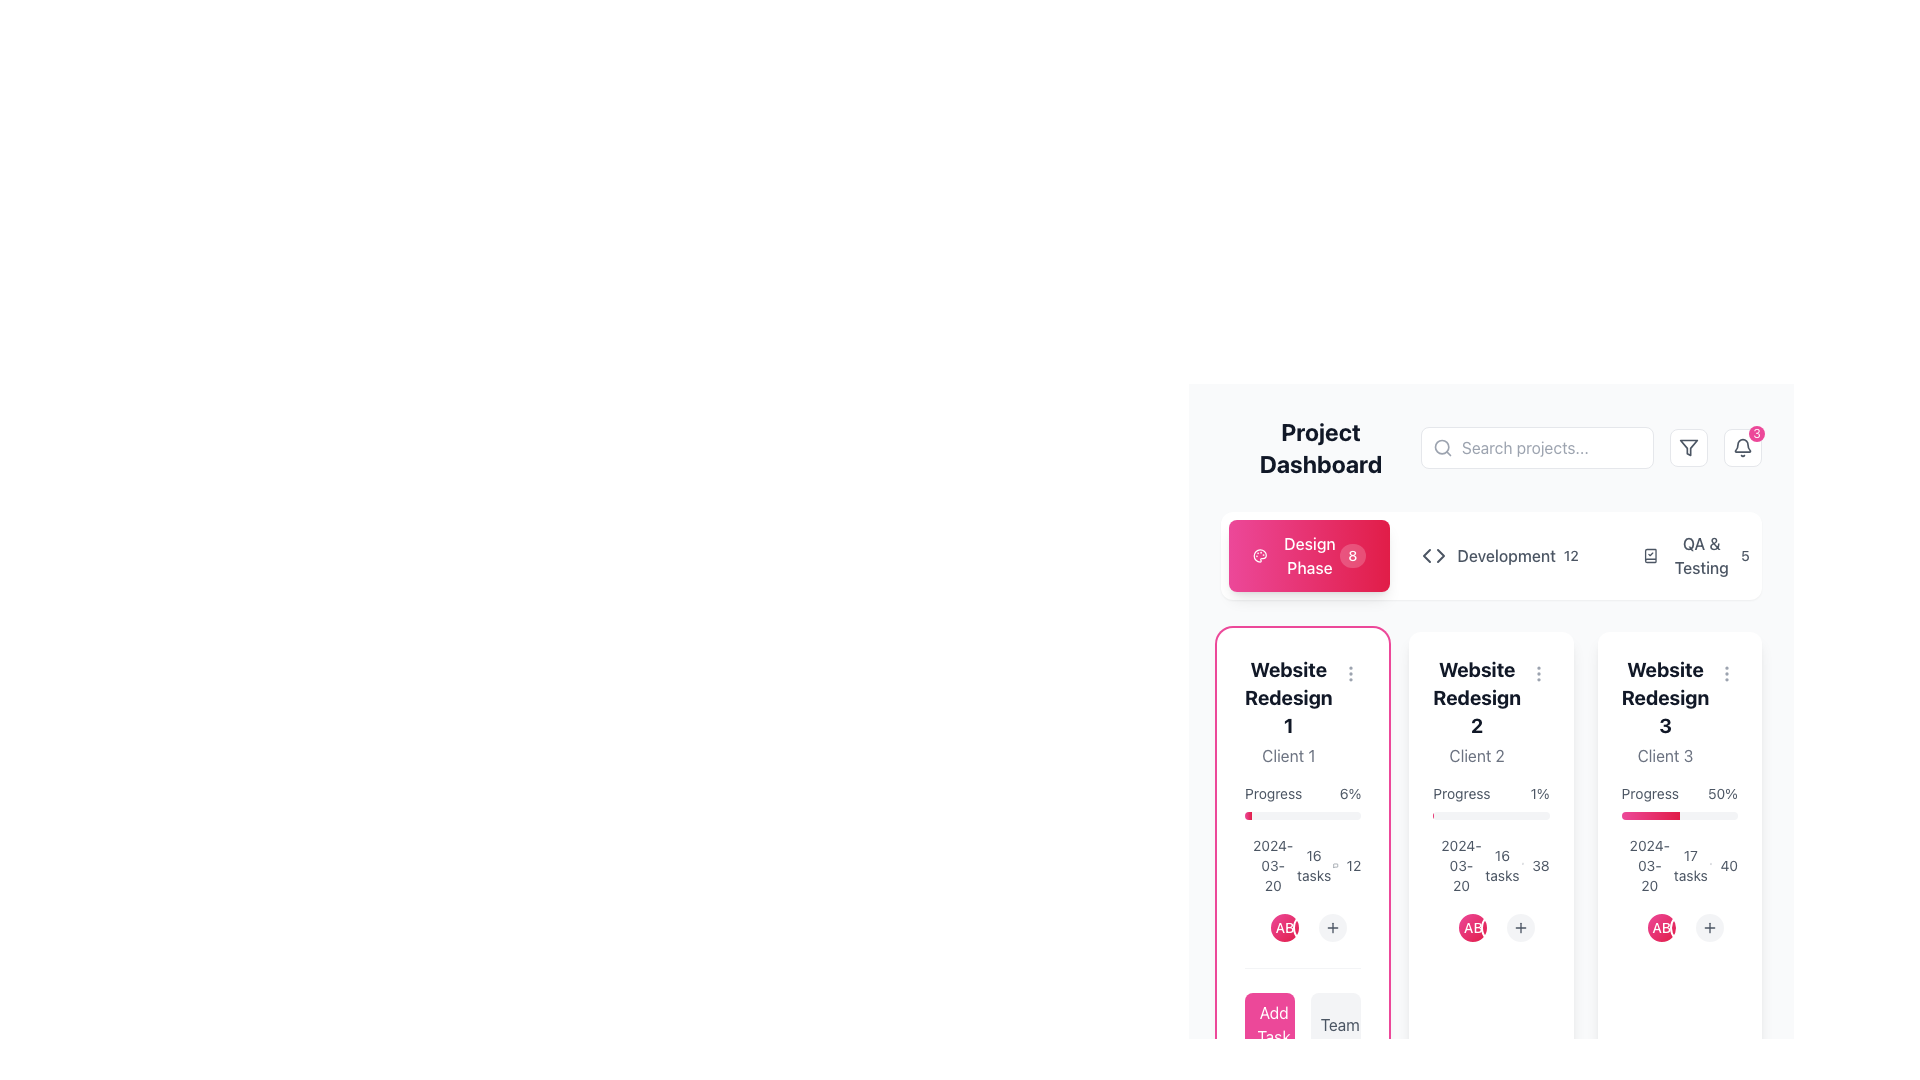 The height and width of the screenshot is (1080, 1920). I want to click on the text display titled 'Website Redesign 2' in the 'Design Phase' section, which is located between the cards for 'Website Redesign 1' and 'Website Redesign 3', so click(1491, 711).